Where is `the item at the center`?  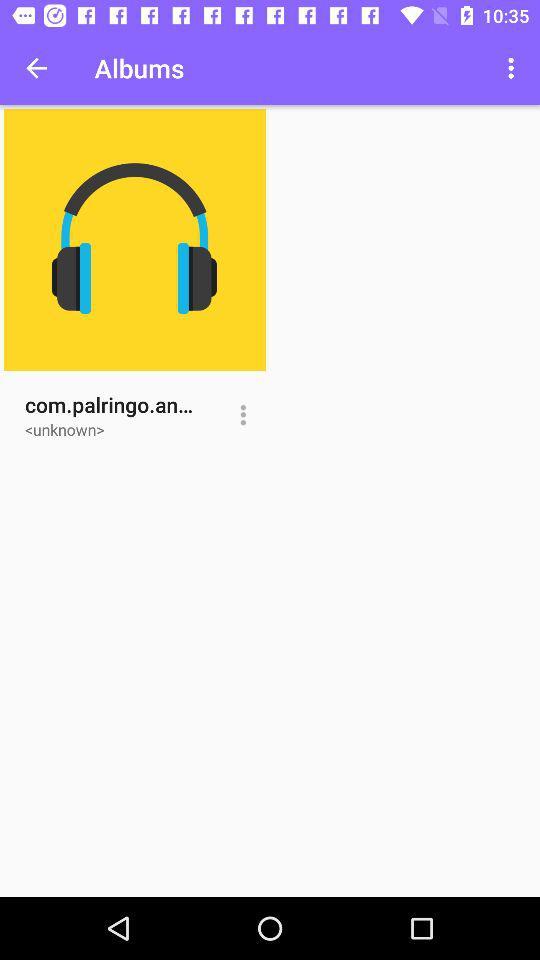
the item at the center is located at coordinates (243, 414).